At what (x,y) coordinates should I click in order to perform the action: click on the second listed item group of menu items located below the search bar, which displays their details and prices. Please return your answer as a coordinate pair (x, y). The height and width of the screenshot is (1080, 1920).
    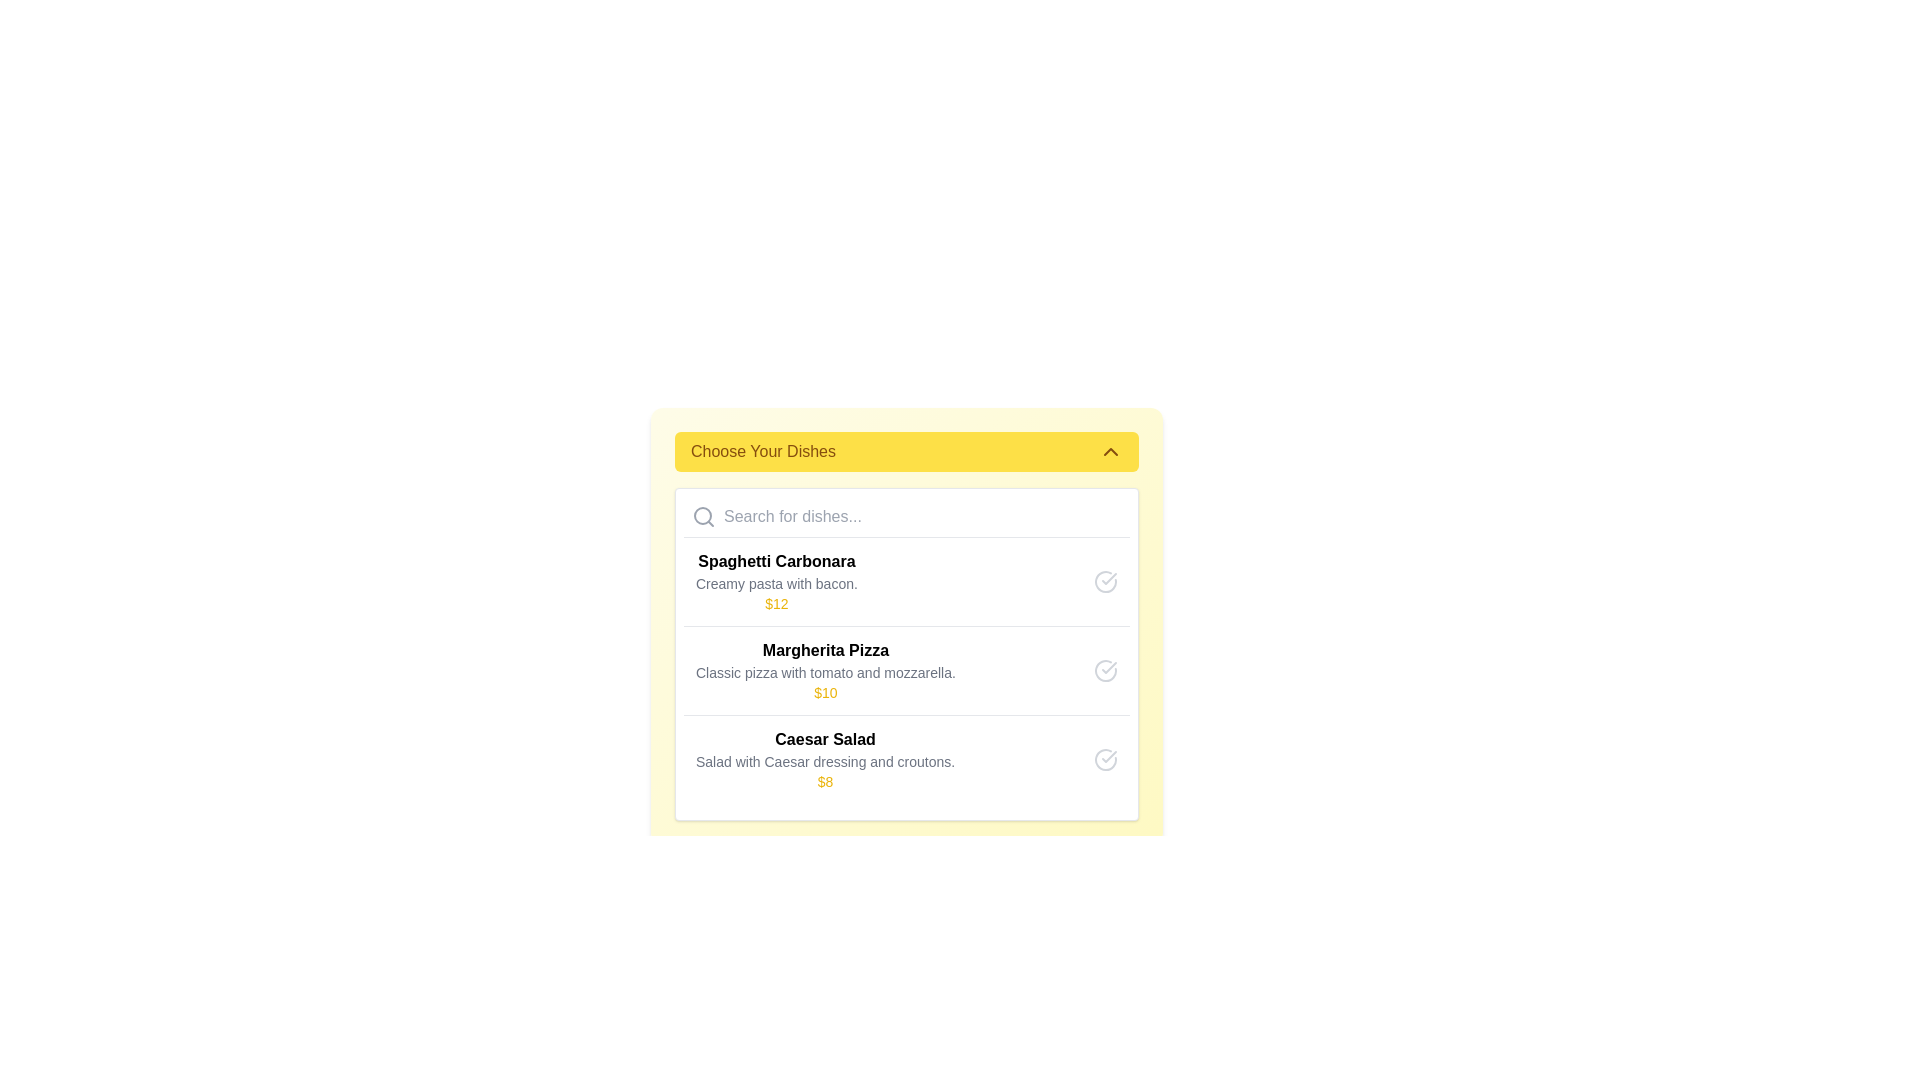
    Looking at the image, I should click on (906, 671).